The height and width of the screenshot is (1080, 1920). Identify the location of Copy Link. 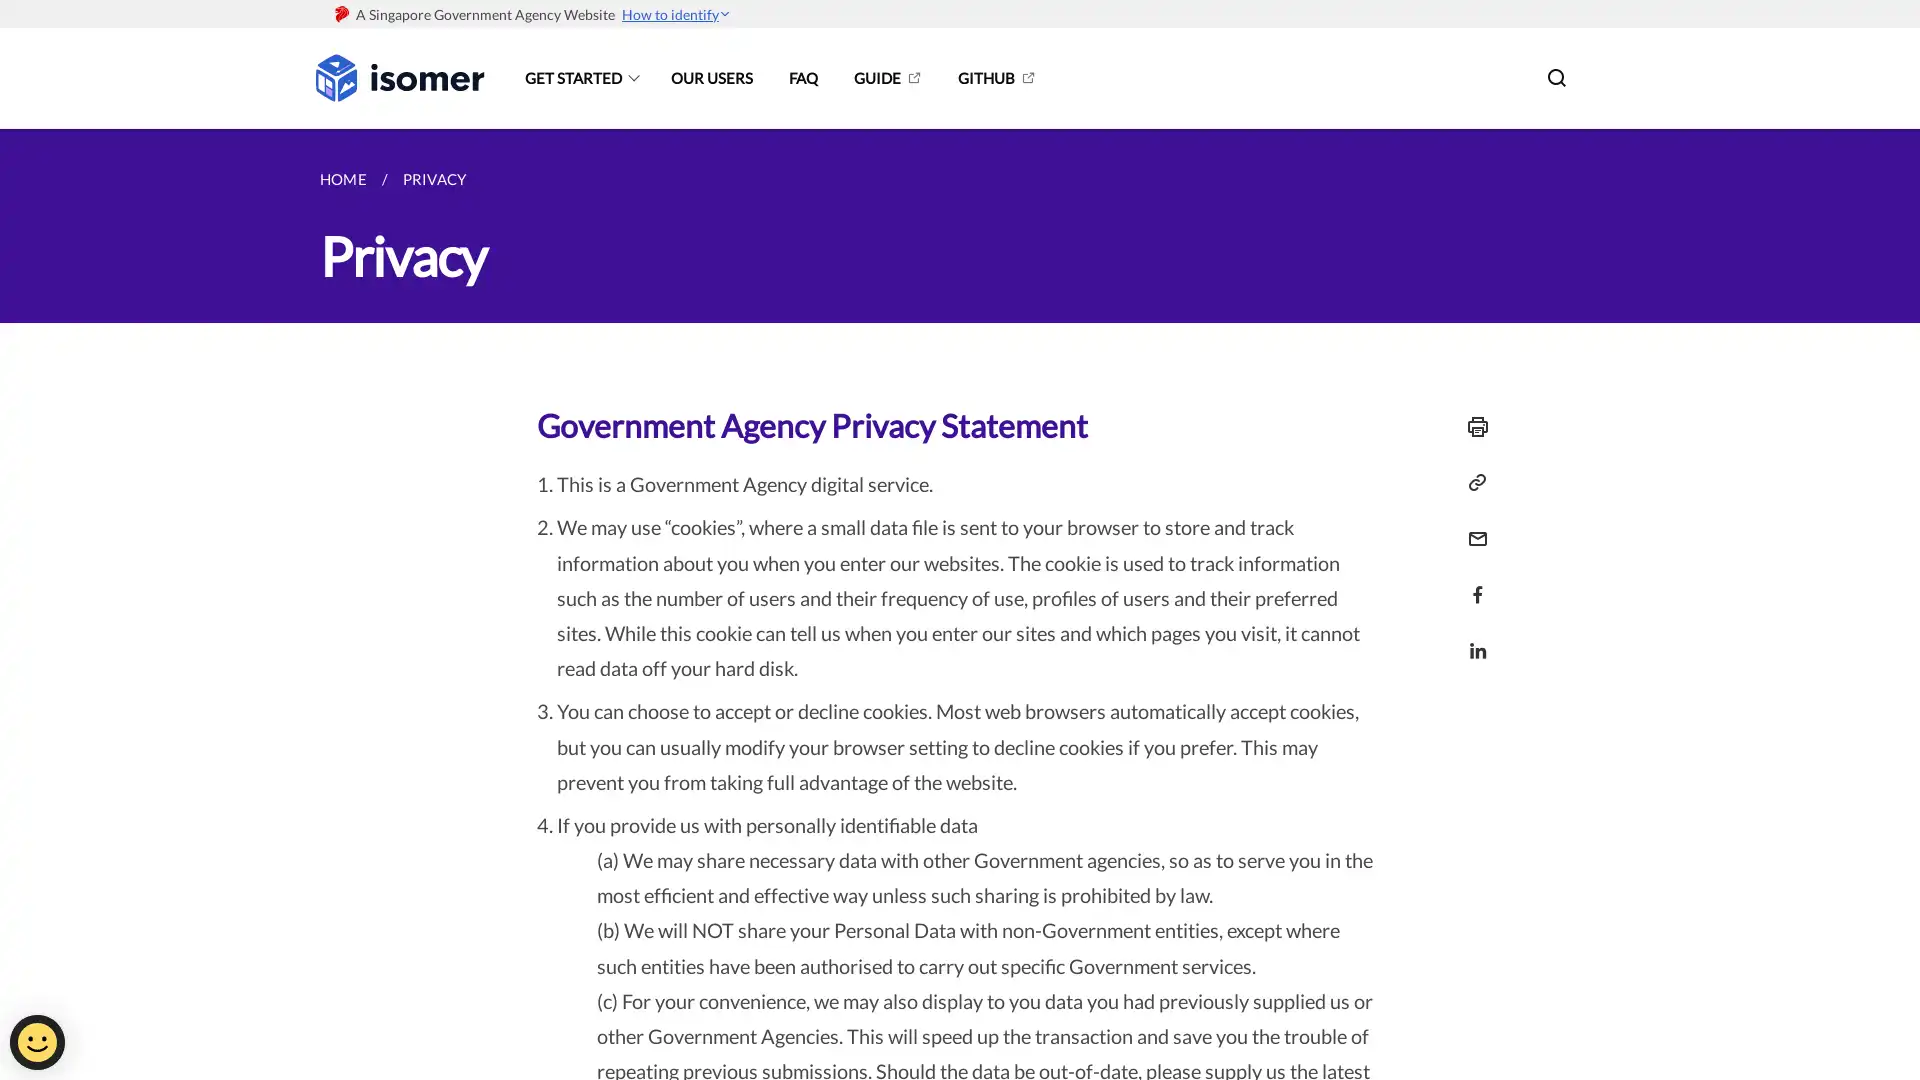
(1472, 482).